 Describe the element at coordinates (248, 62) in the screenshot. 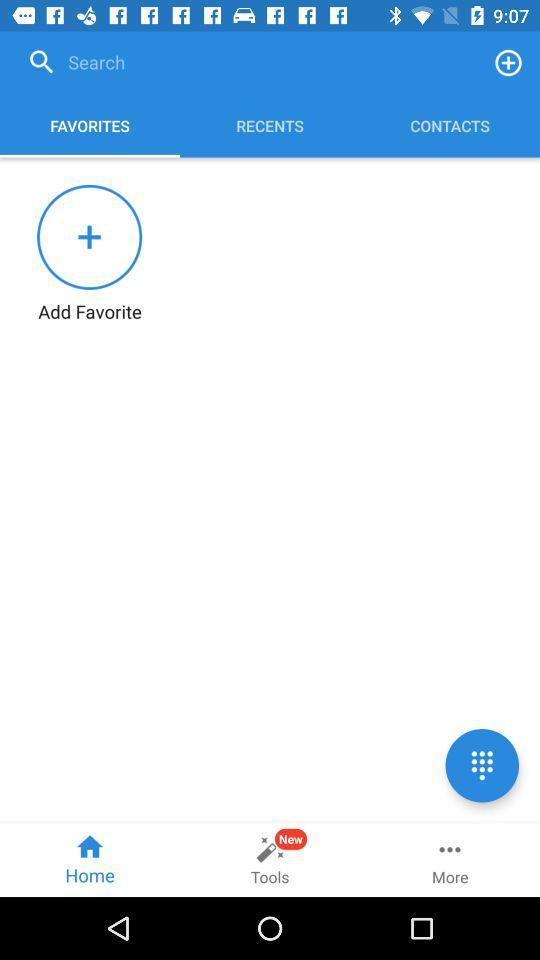

I see `search terms` at that location.